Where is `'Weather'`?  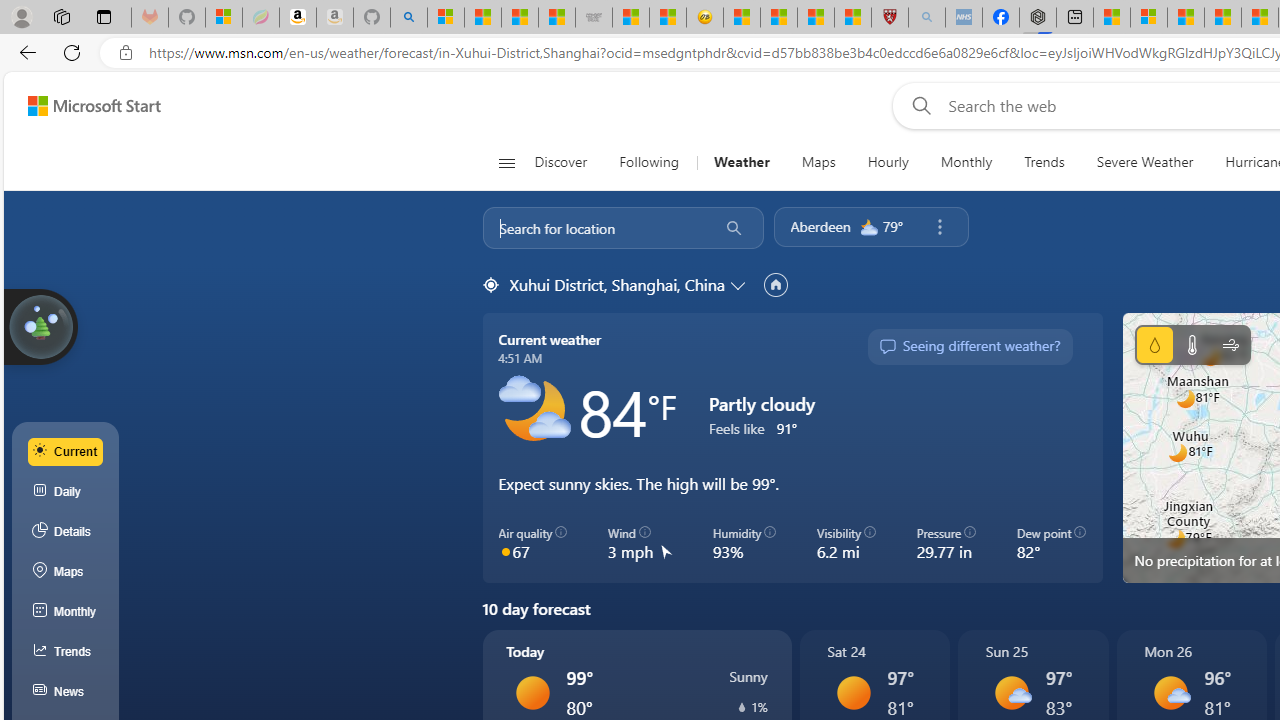 'Weather' is located at coordinates (740, 162).